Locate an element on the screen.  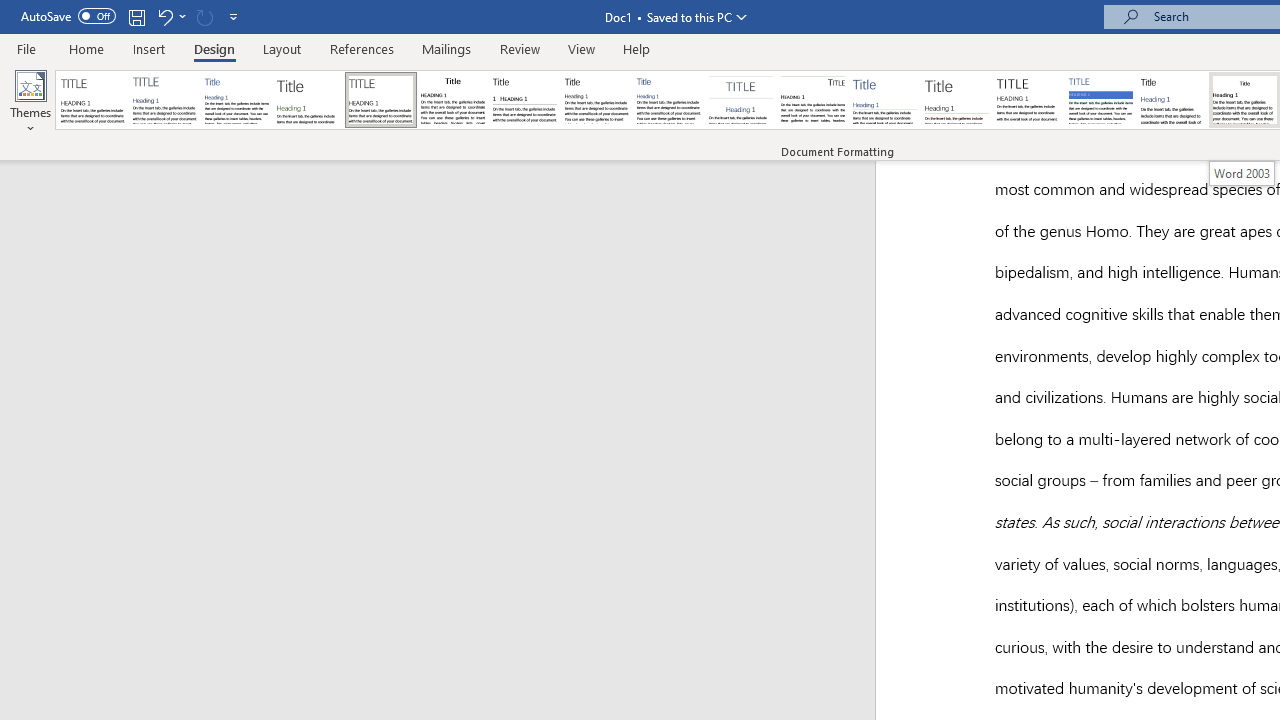
'Minimalist' is located at coordinates (1029, 100).